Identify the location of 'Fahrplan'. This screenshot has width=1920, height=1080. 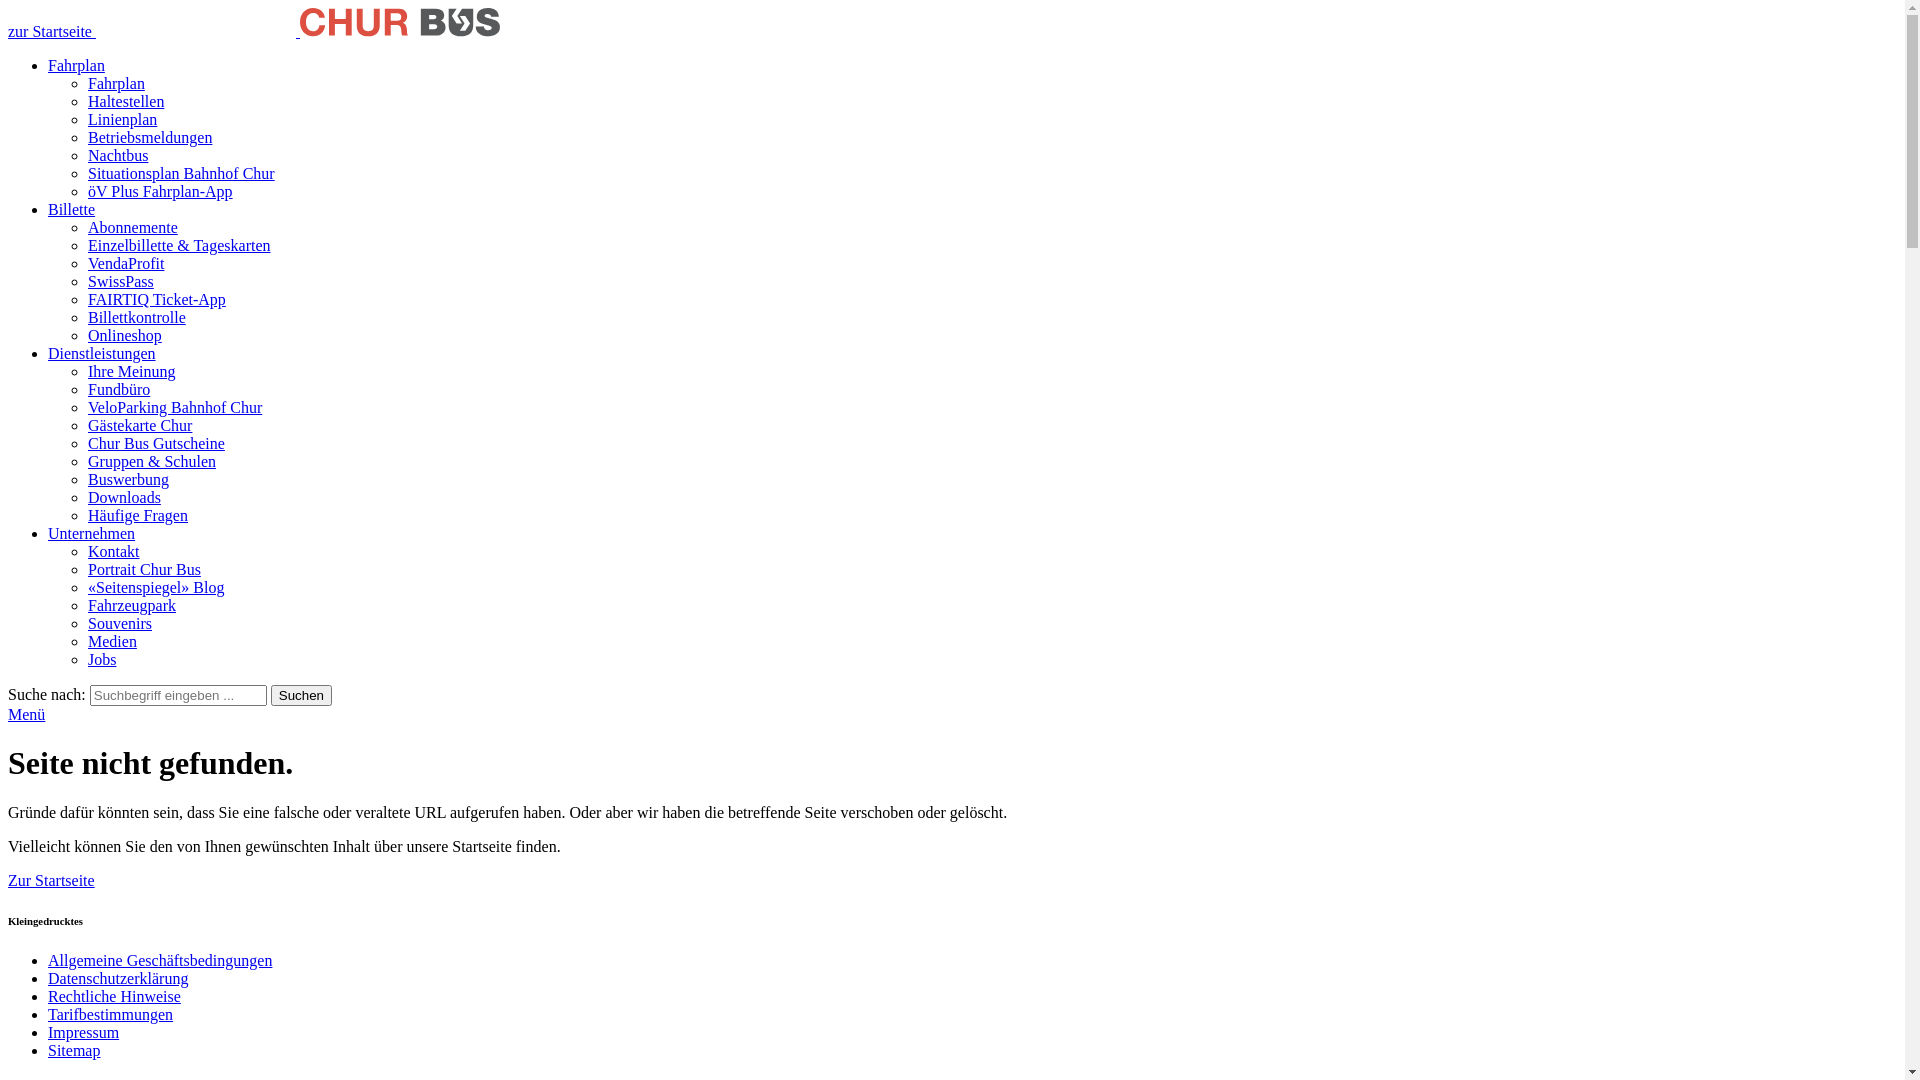
(76, 64).